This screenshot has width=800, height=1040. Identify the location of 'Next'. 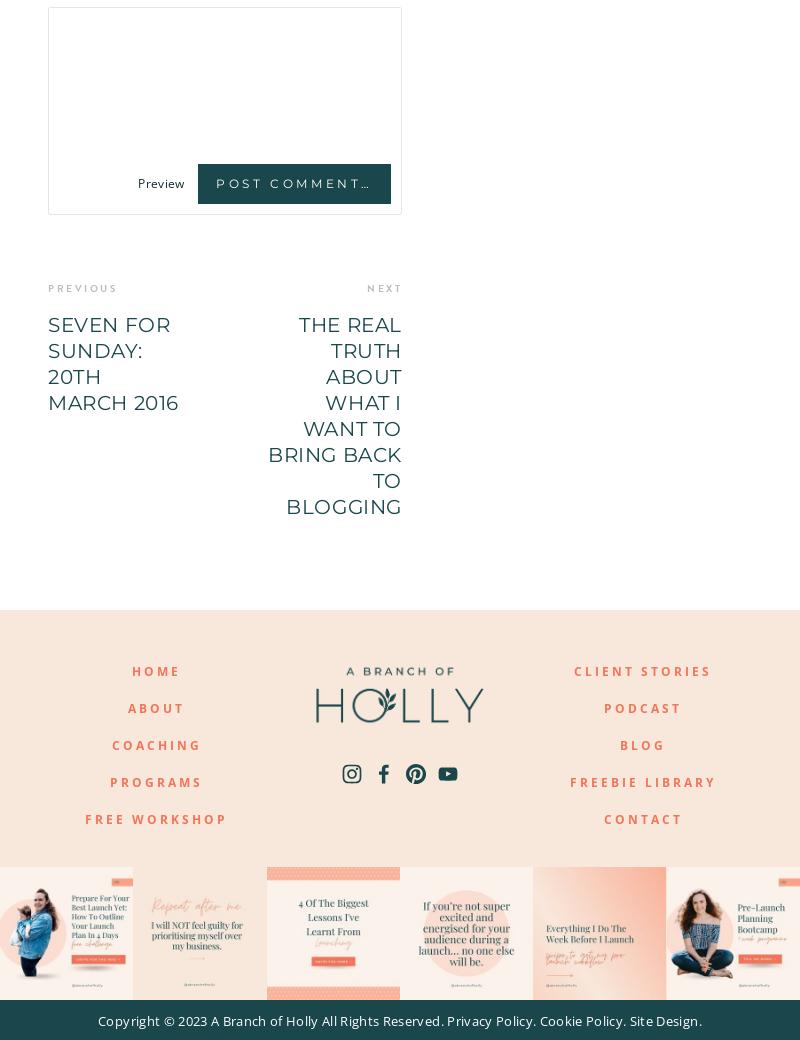
(383, 287).